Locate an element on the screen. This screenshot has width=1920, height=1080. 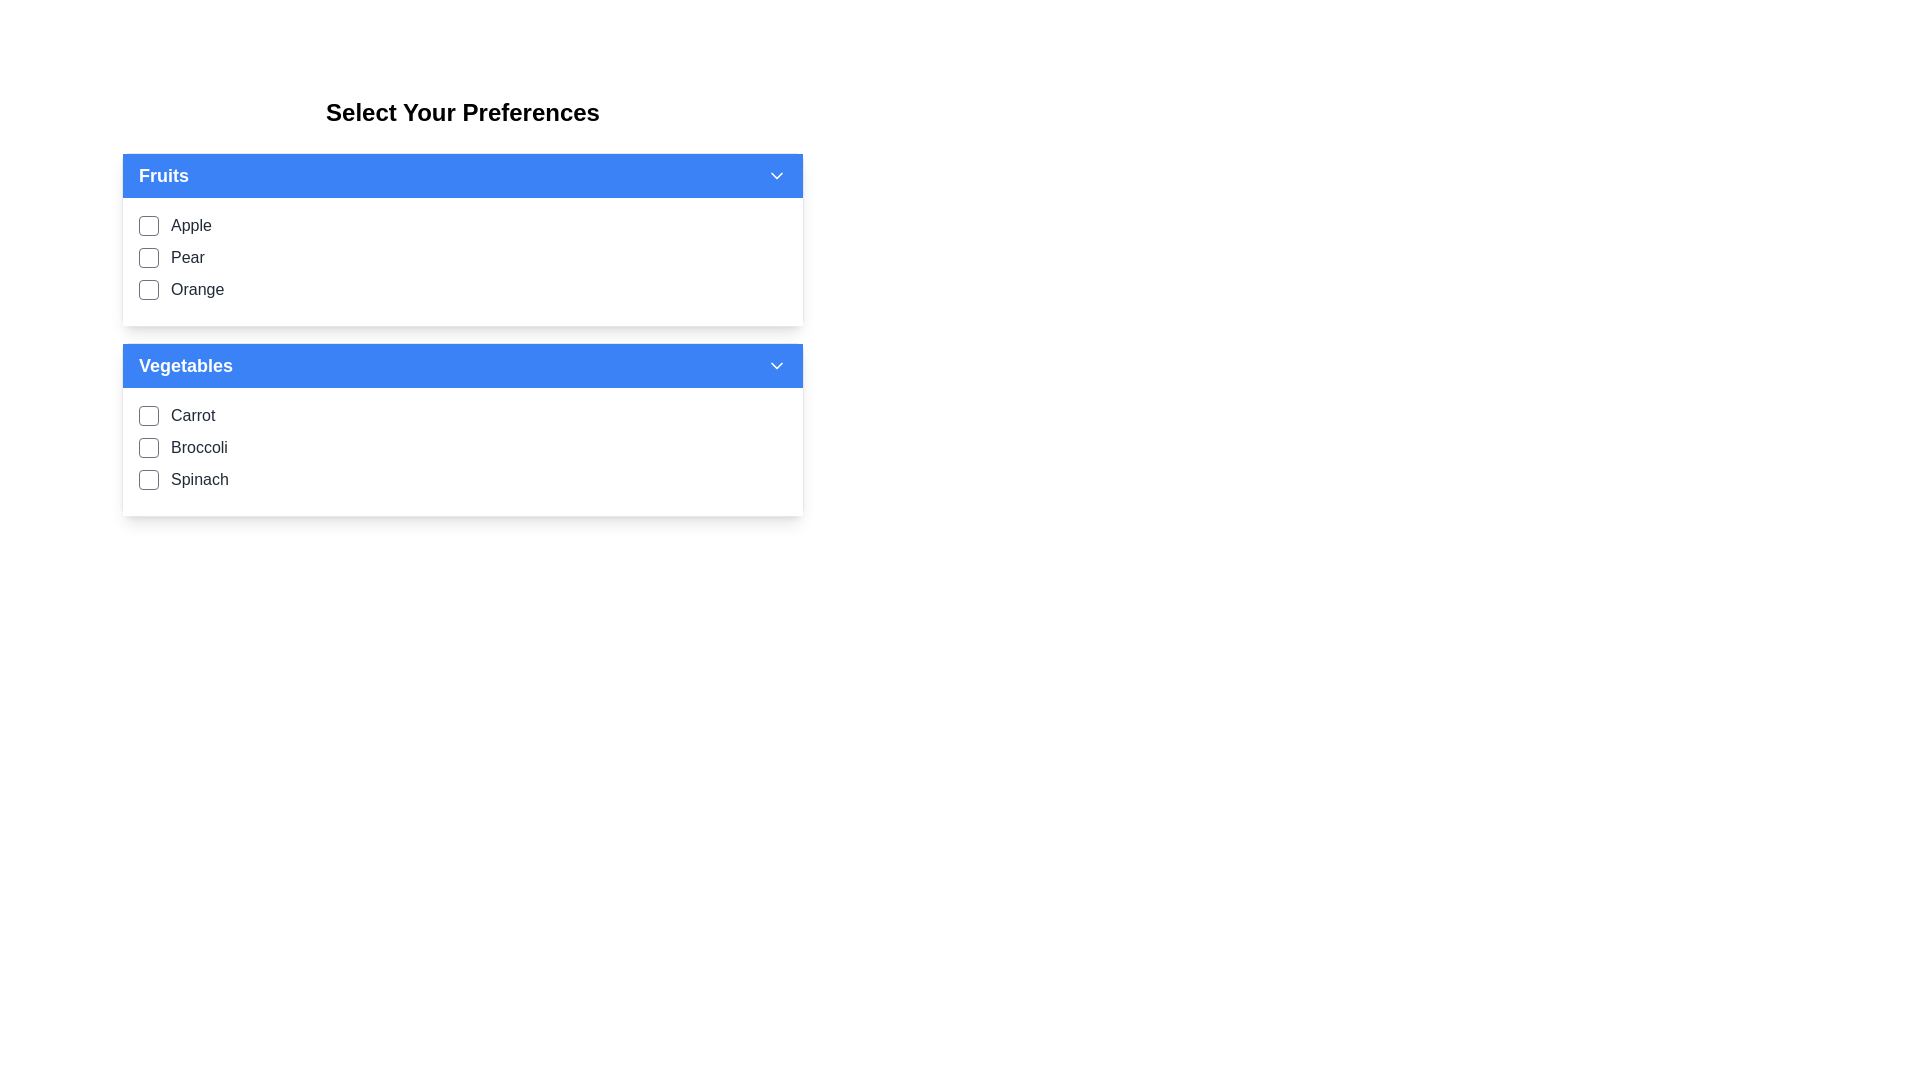
the checkbox for selecting or deselecting the item 'Pear' in the 'Fruits' section is located at coordinates (147, 257).